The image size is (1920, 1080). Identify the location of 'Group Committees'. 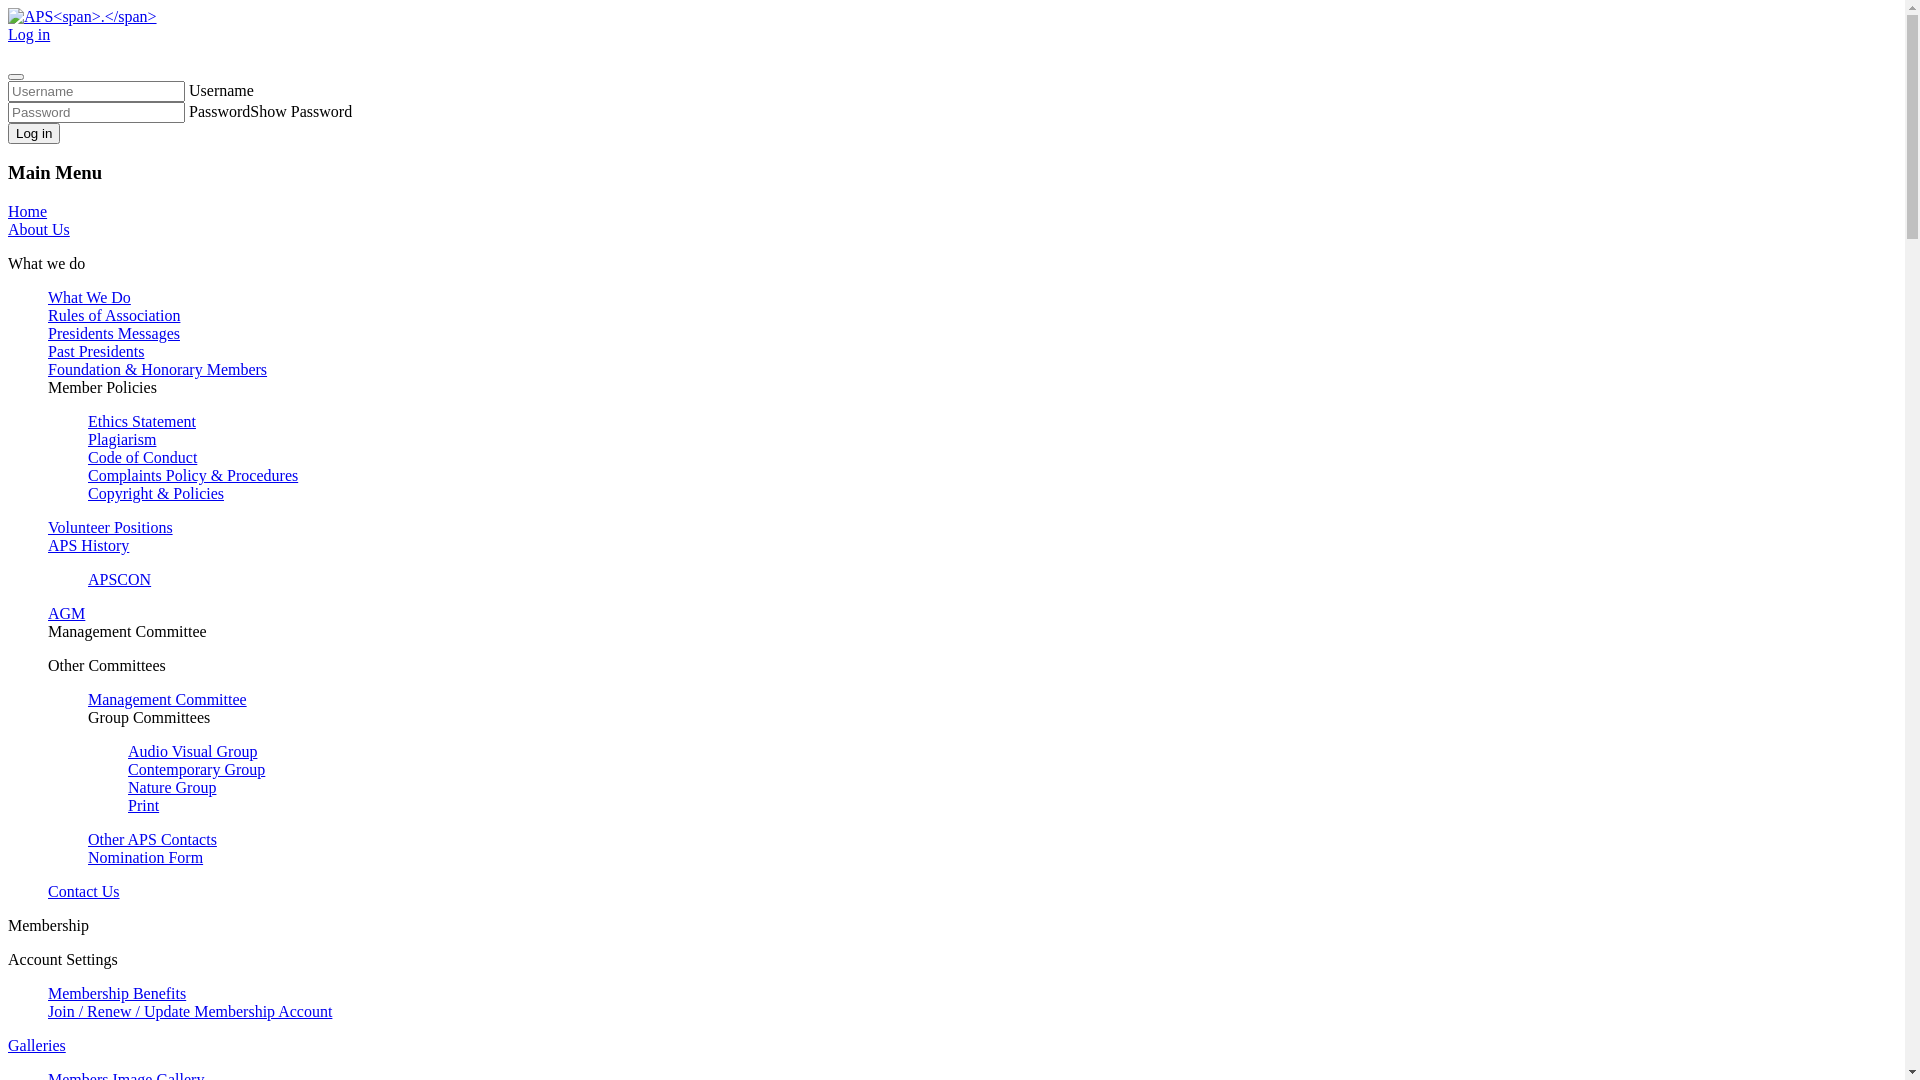
(147, 716).